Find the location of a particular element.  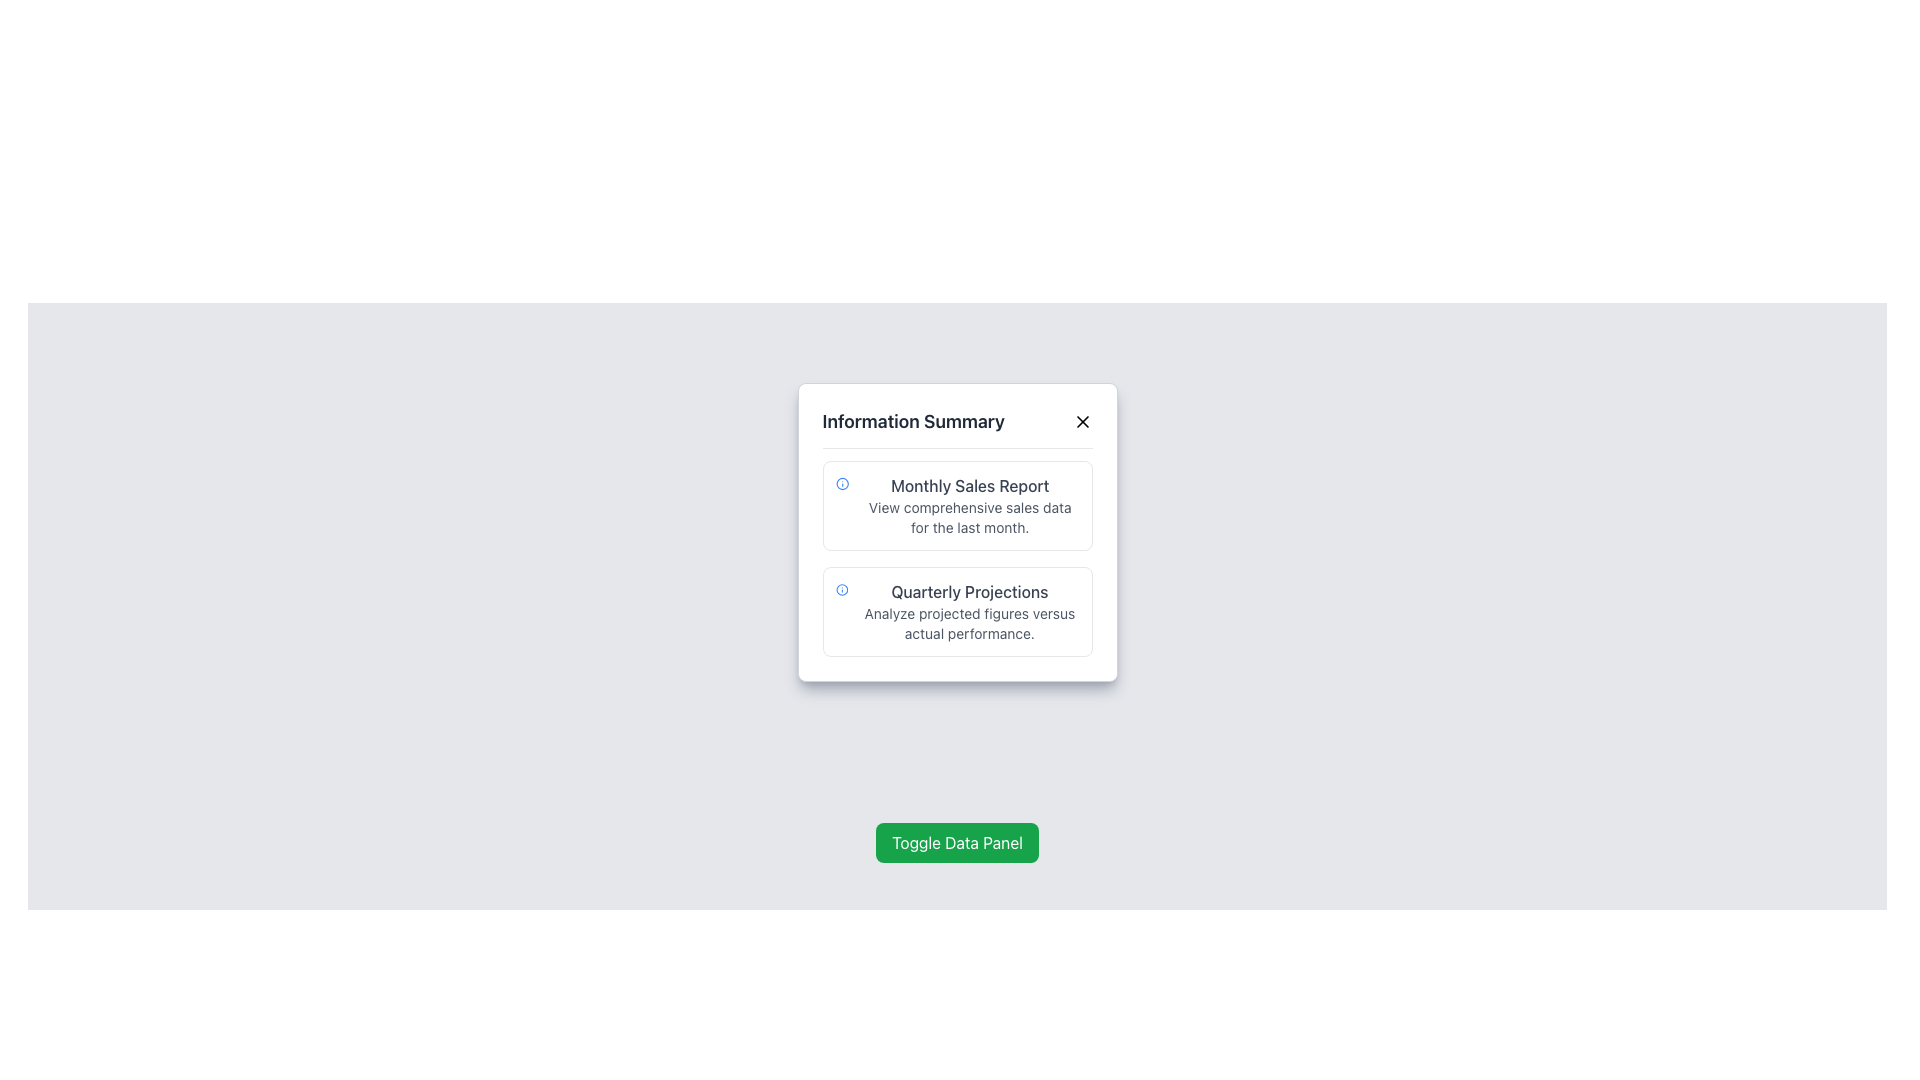

the informational text block titled 'Quarterly Projections' that contains the description 'Analyze projected figures versus actual performance.', located within a card below the 'Monthly Sales Report' card is located at coordinates (969, 611).